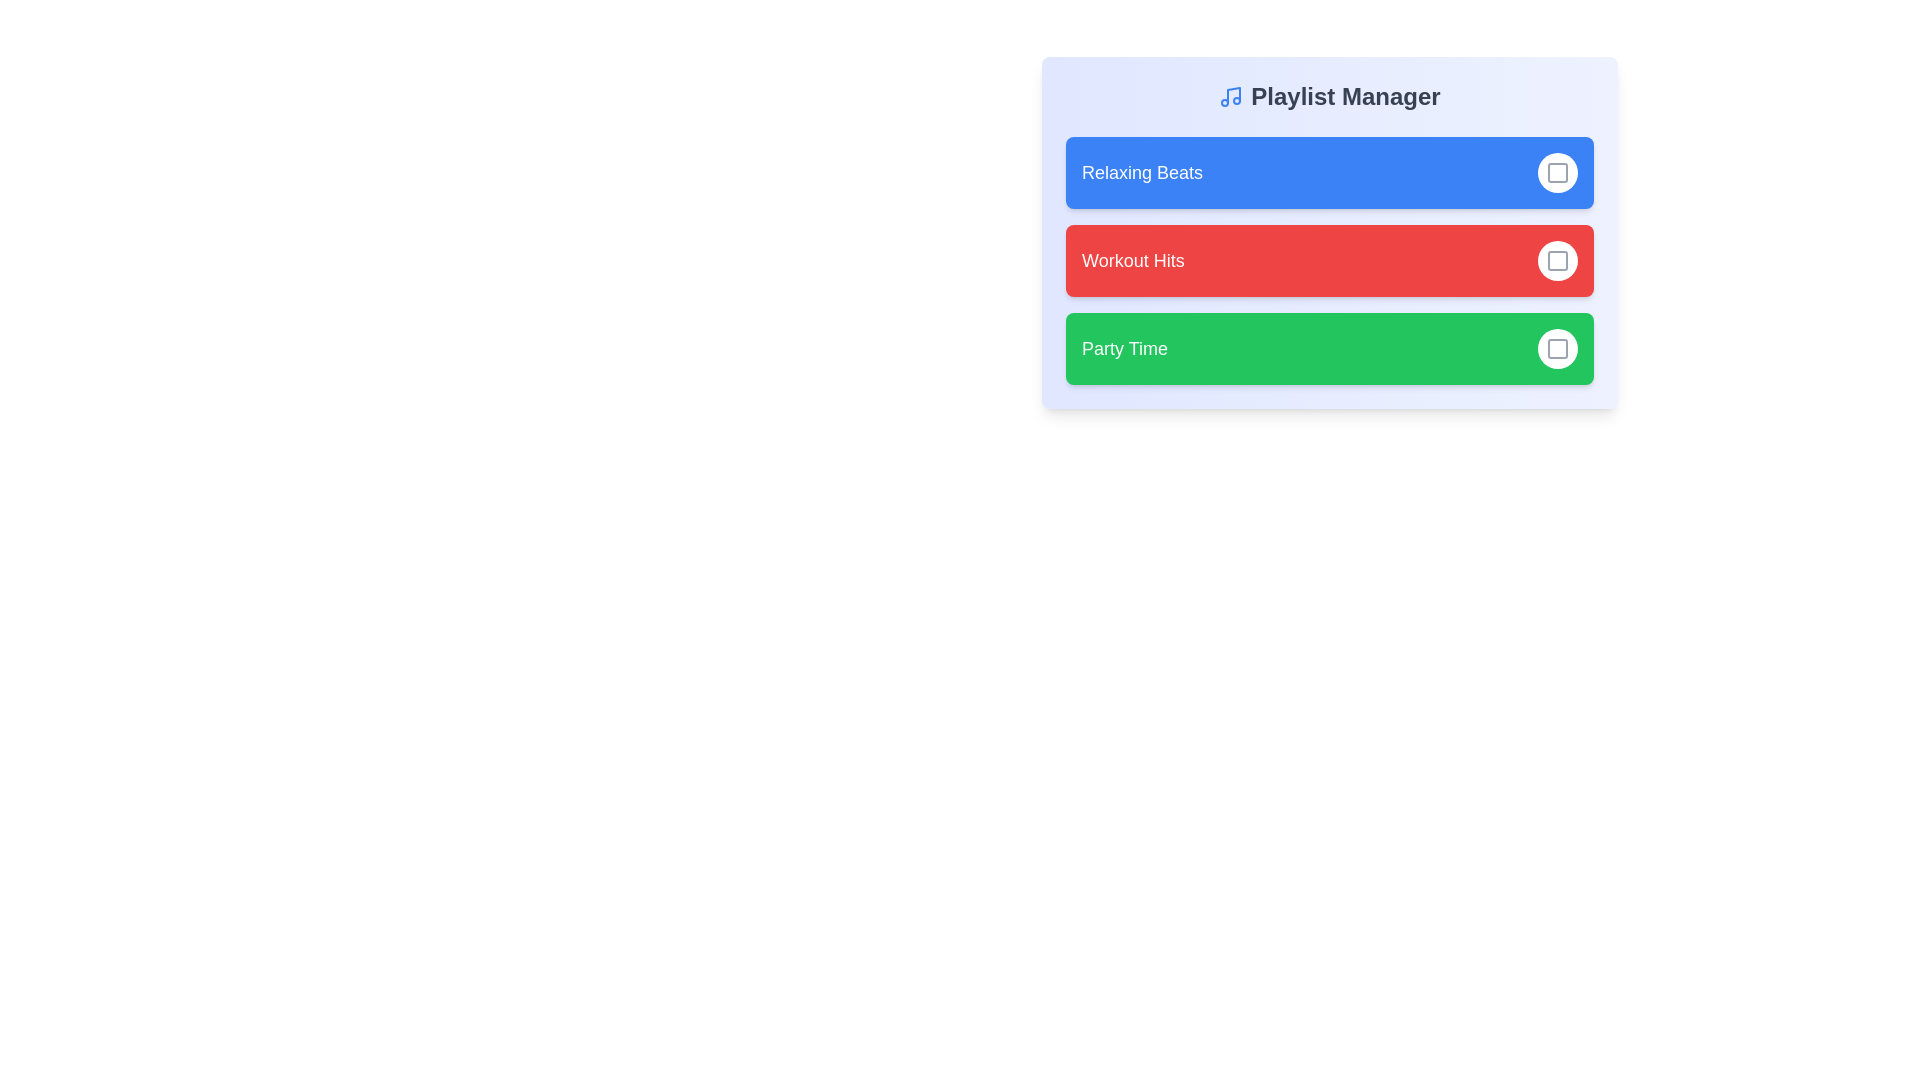 Image resolution: width=1920 pixels, height=1080 pixels. I want to click on the playlist Party Time, so click(1557, 347).